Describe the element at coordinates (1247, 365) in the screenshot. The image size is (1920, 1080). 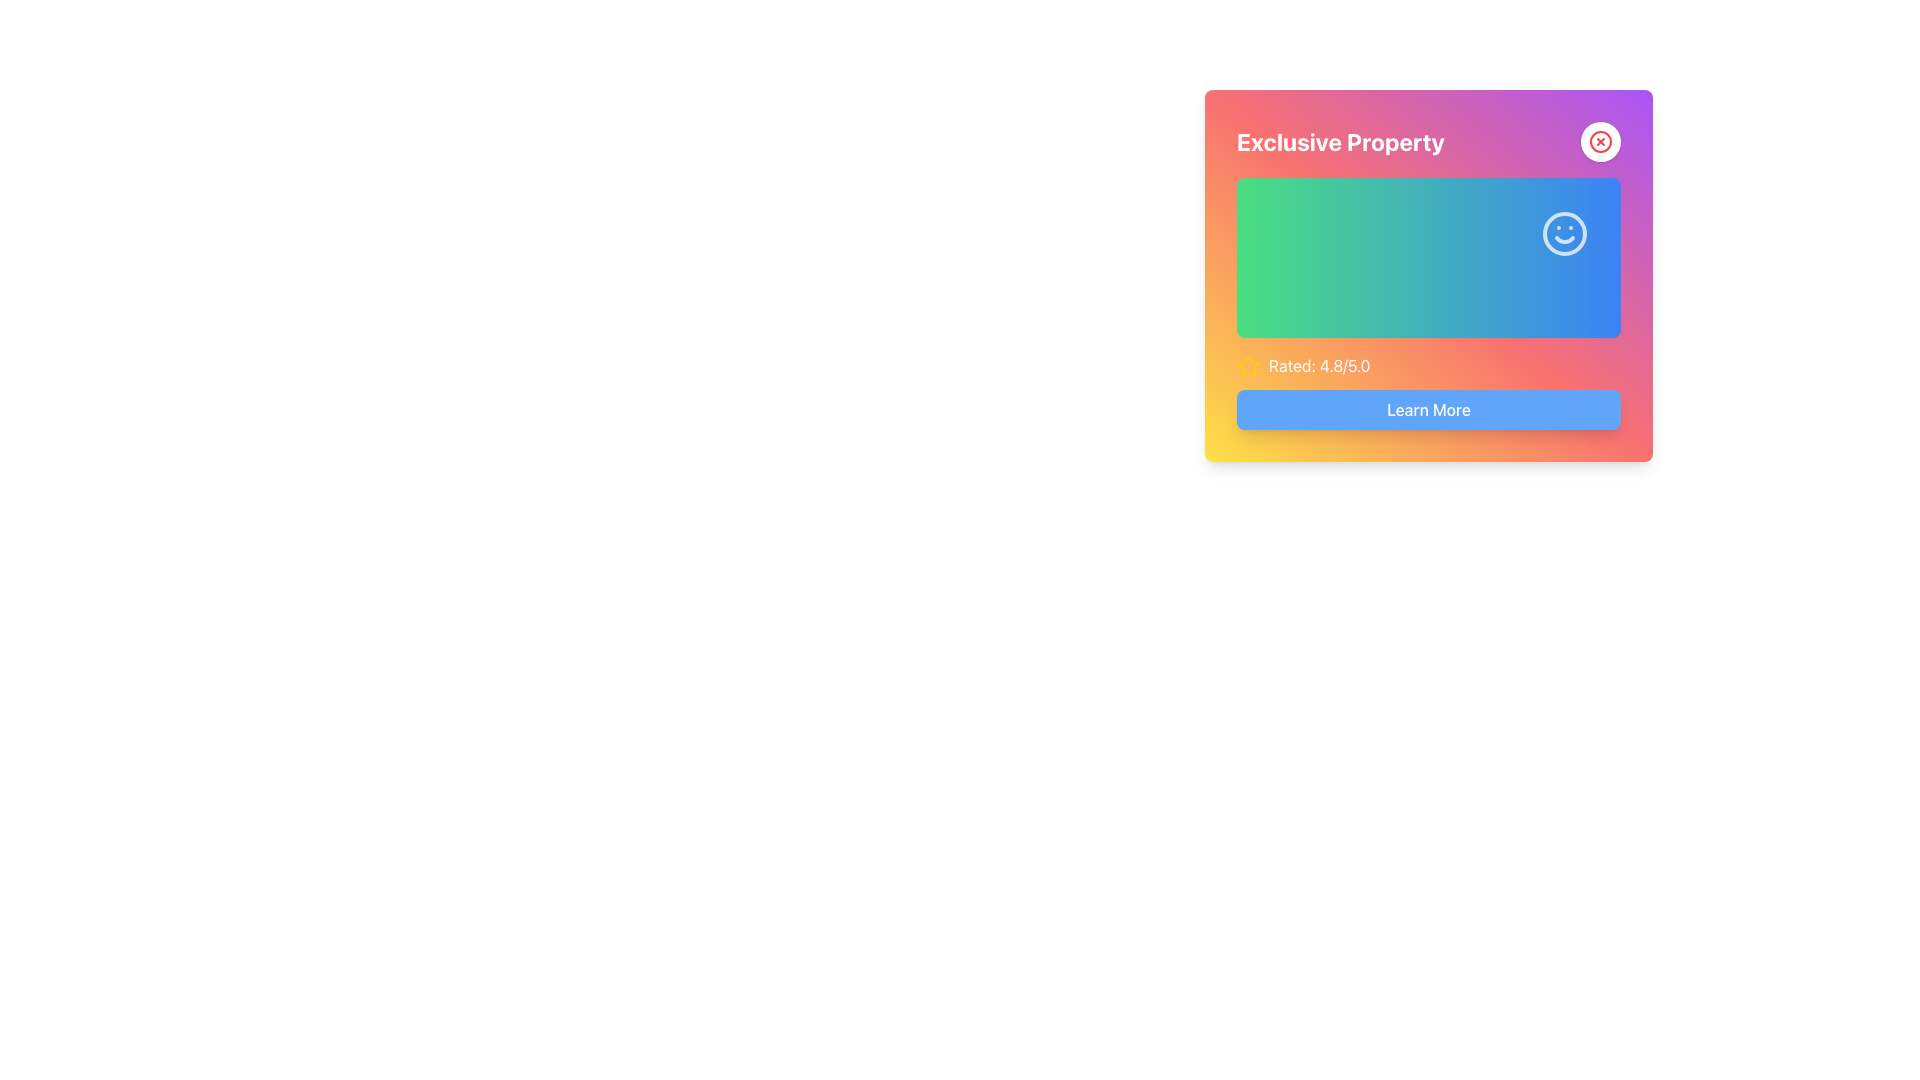
I see `the decorative icon located to the left of the rating text 'Rated: 4.8/5.0' in the card interface` at that location.